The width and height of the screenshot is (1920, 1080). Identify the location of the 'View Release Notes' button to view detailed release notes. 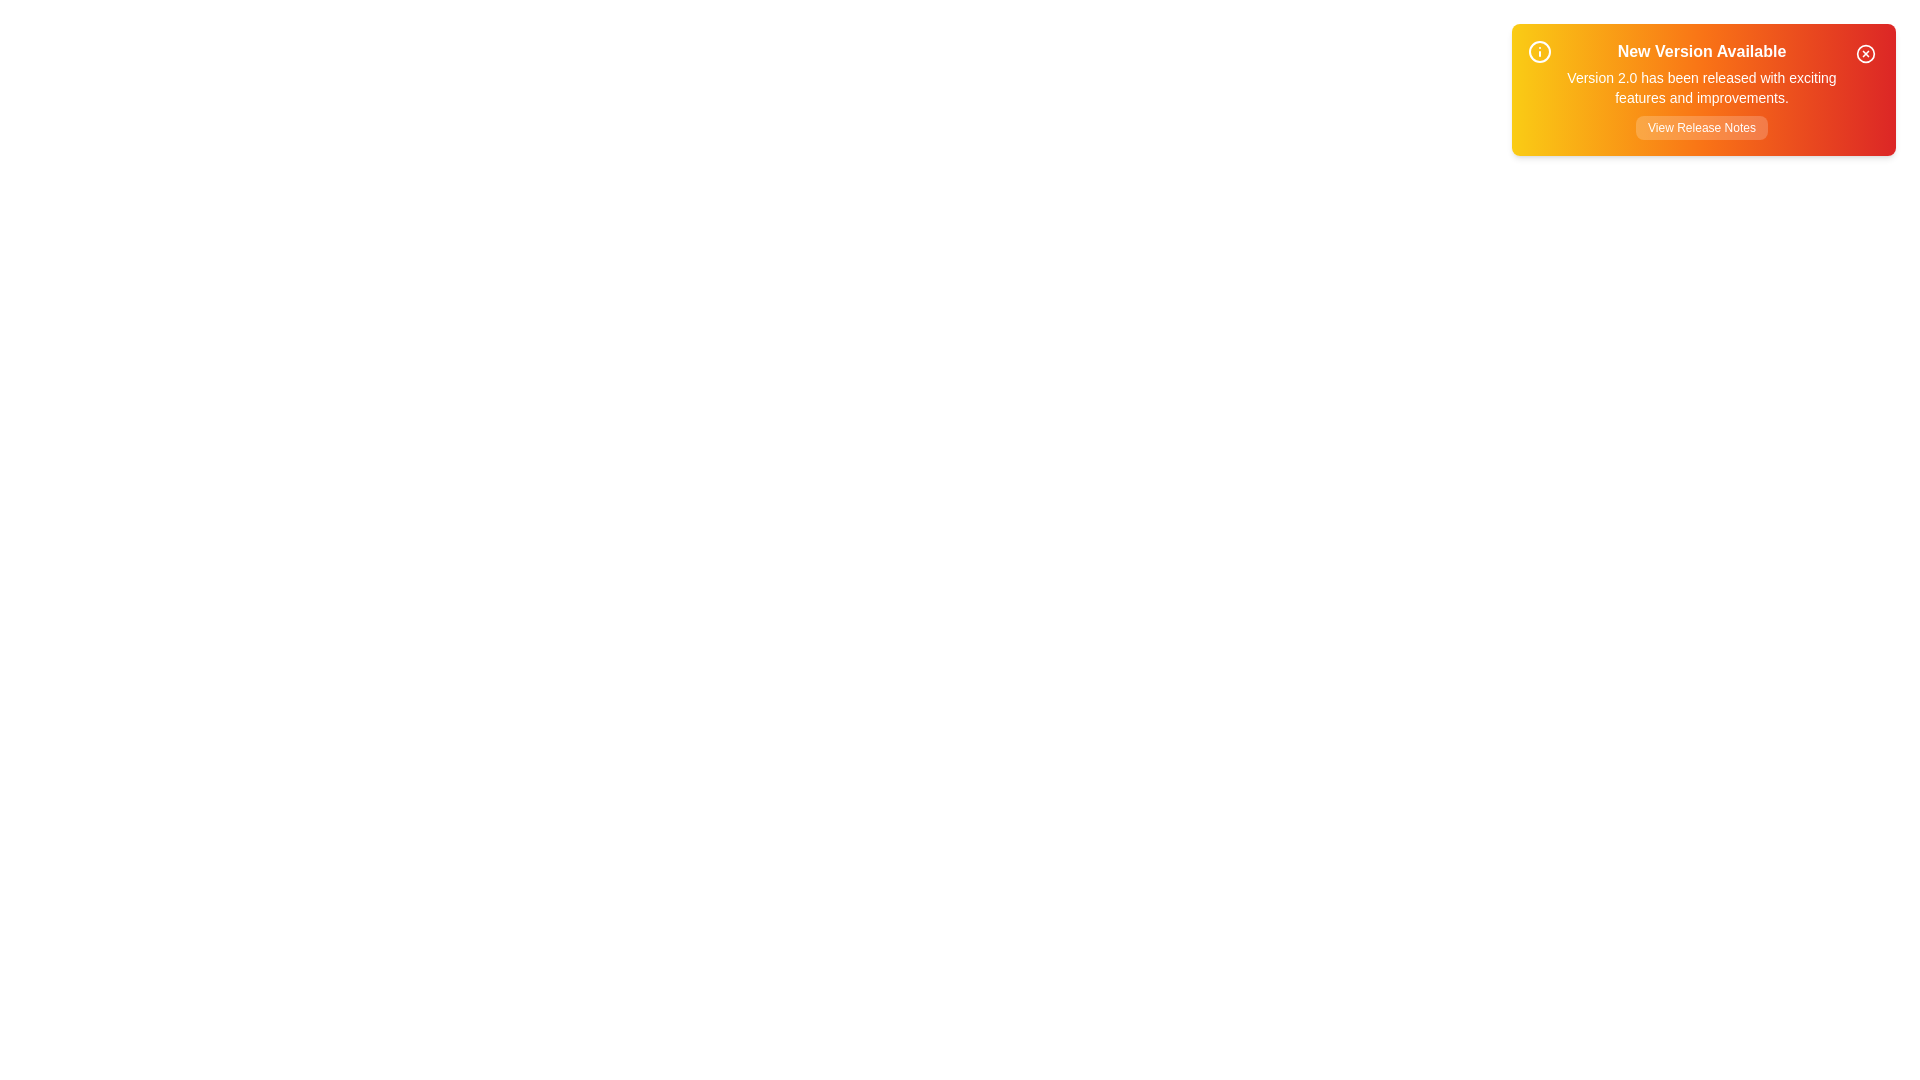
(1701, 127).